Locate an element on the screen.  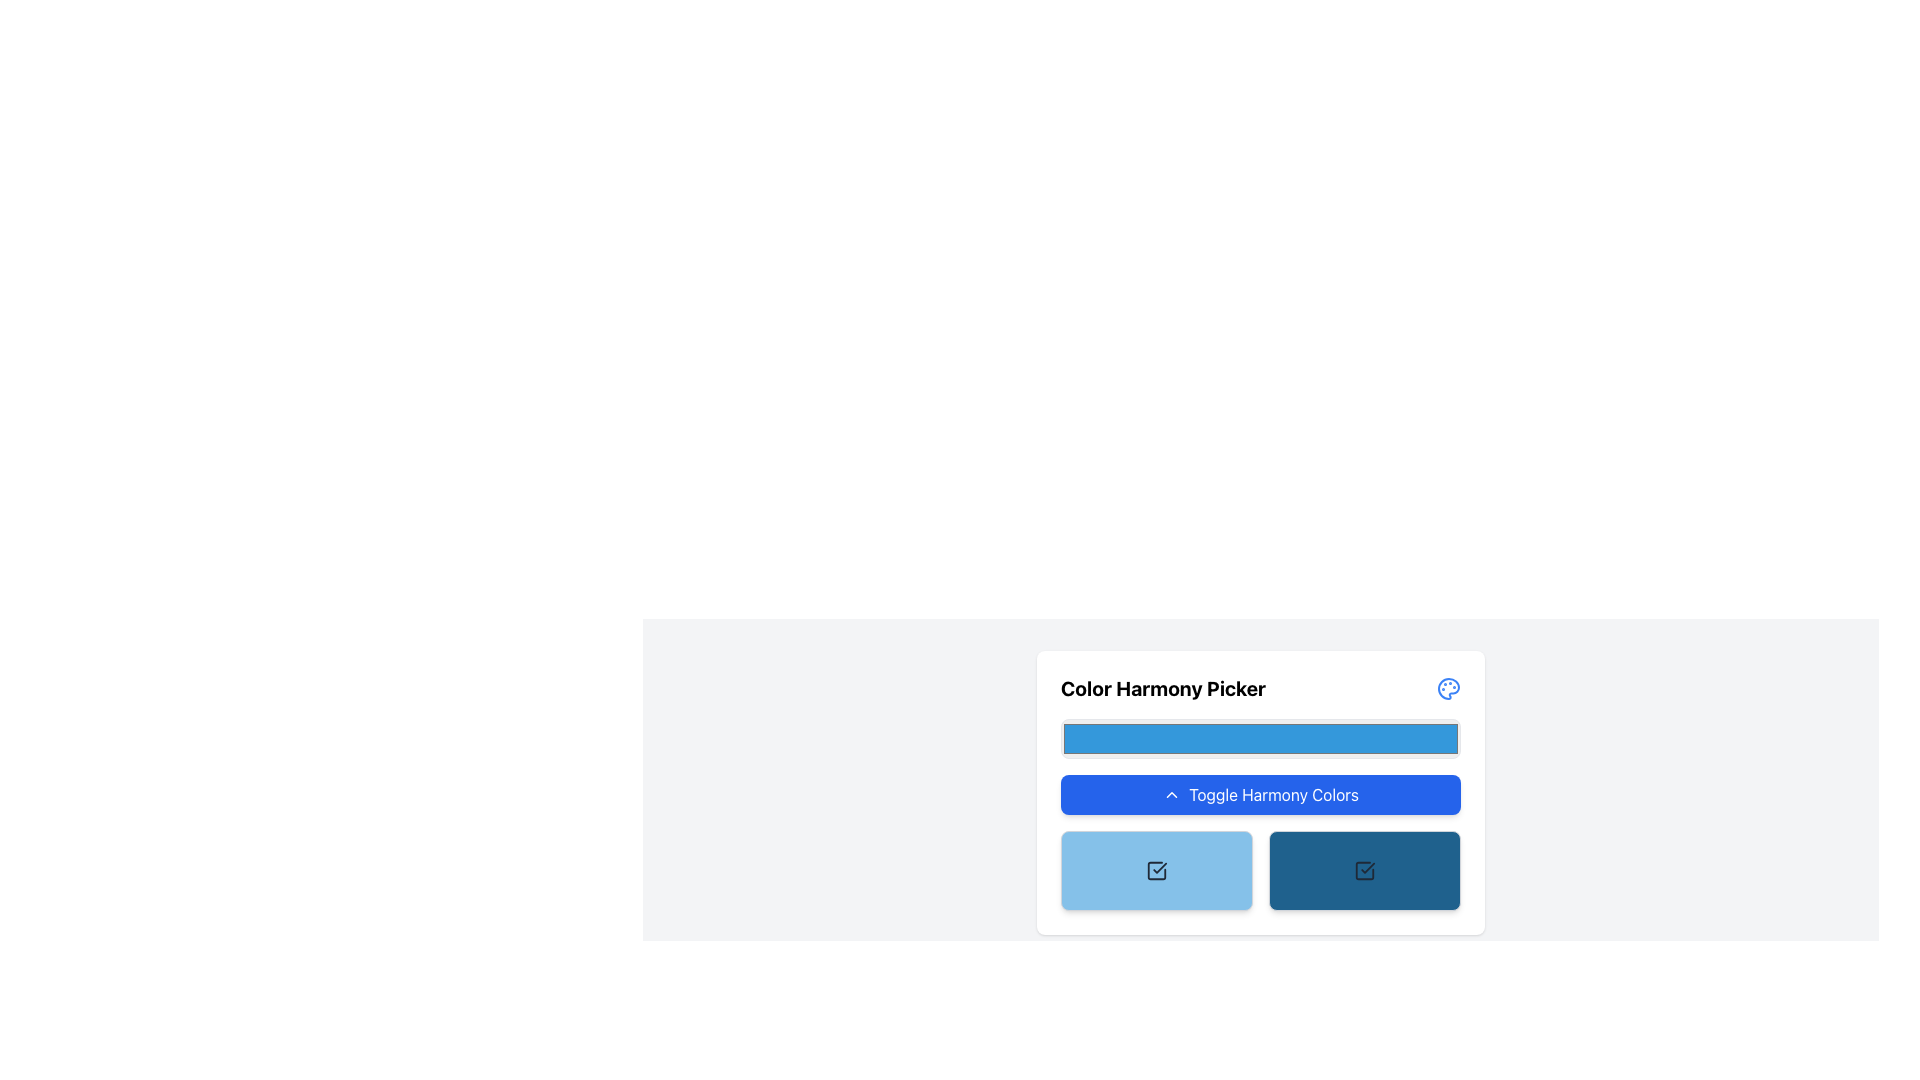
the Interactive Button located in the bottom-left corner of a two-column grid is located at coordinates (1156, 870).